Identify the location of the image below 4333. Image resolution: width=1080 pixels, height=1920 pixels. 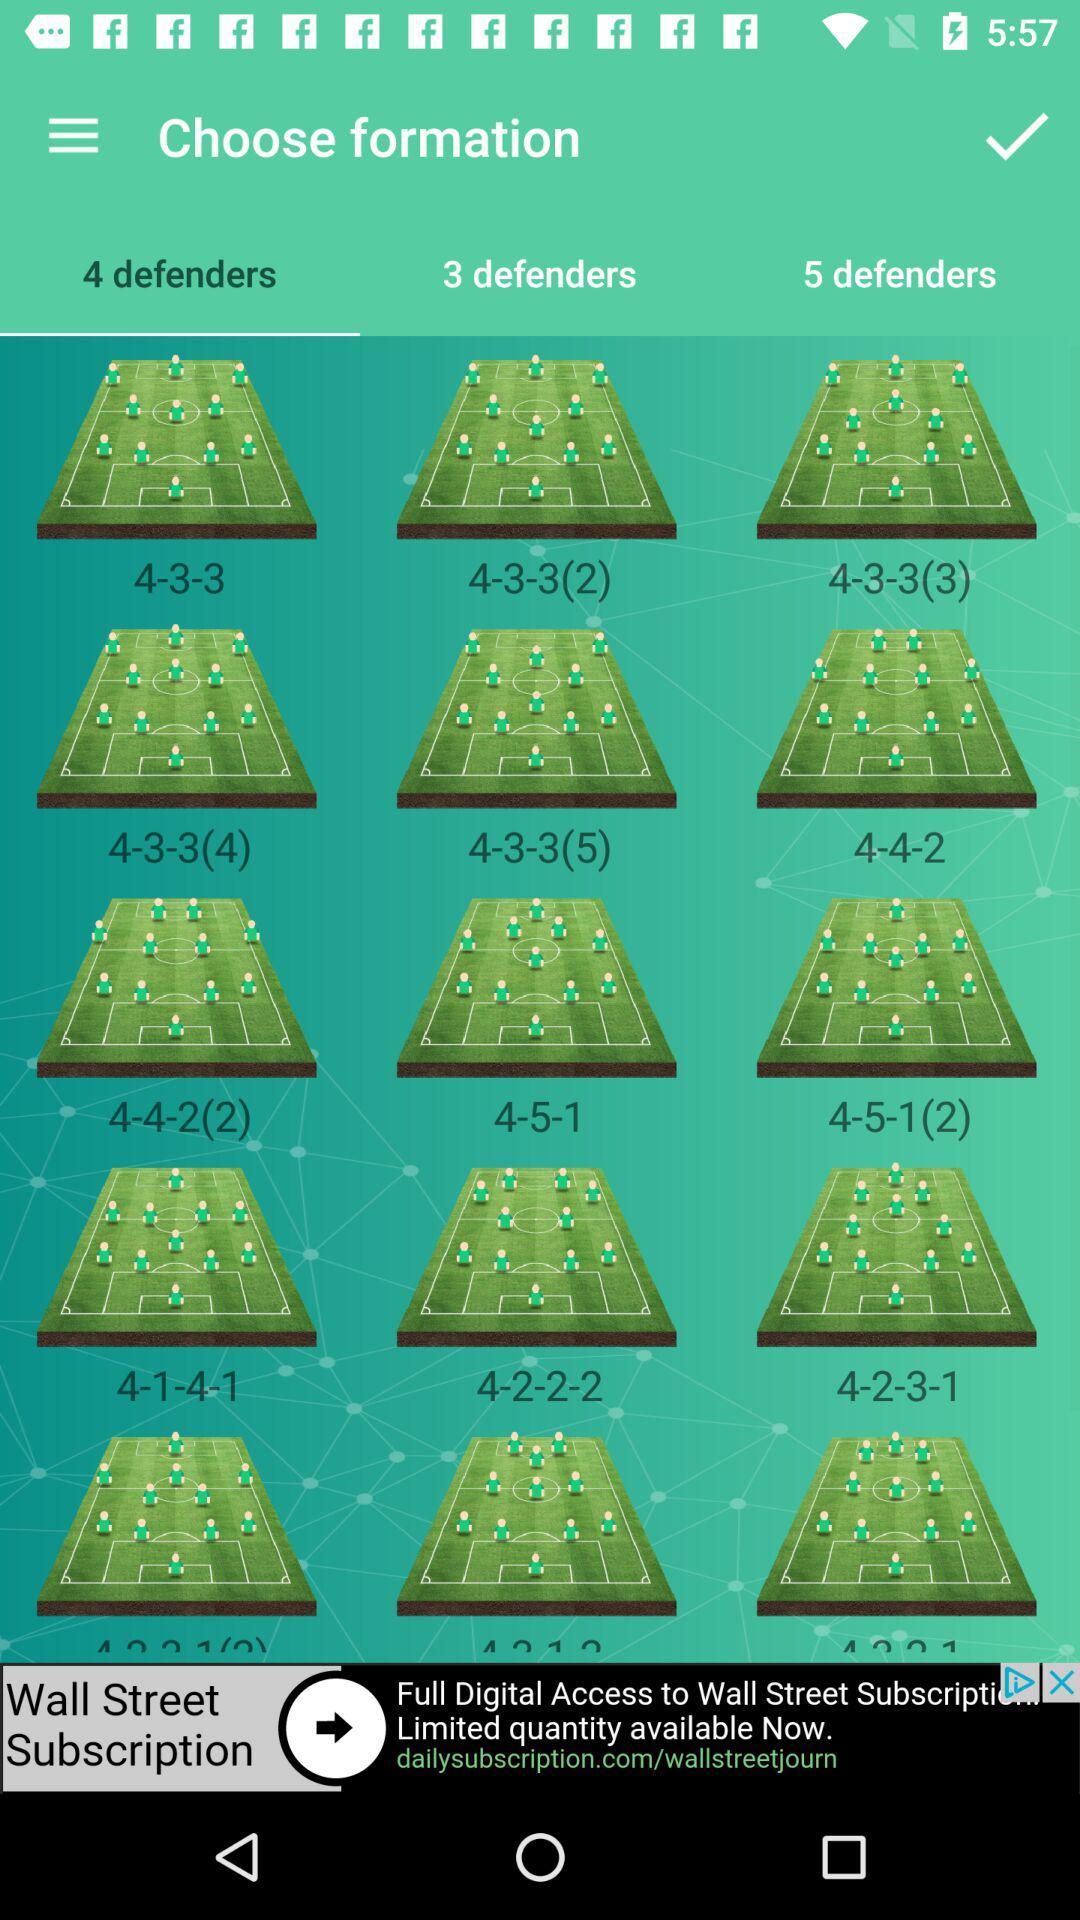
(898, 716).